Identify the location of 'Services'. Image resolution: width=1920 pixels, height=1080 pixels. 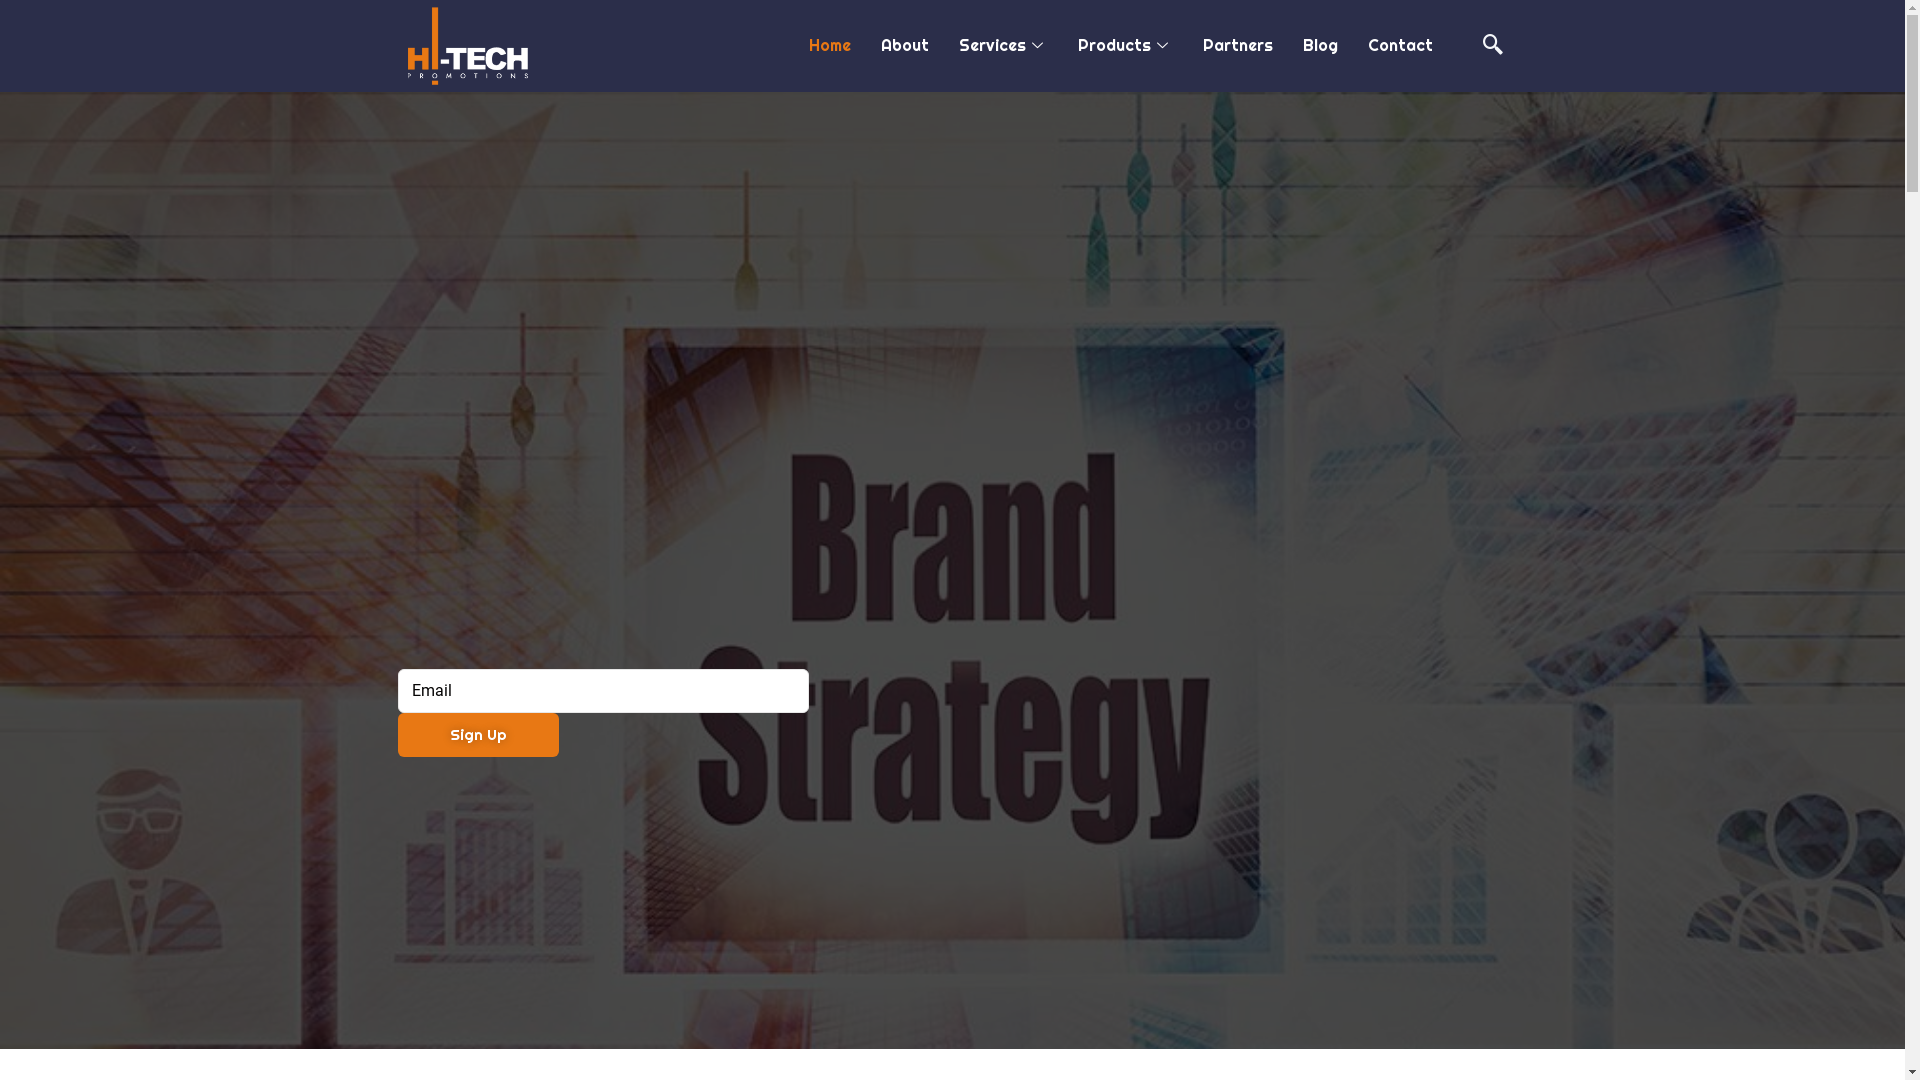
(1003, 45).